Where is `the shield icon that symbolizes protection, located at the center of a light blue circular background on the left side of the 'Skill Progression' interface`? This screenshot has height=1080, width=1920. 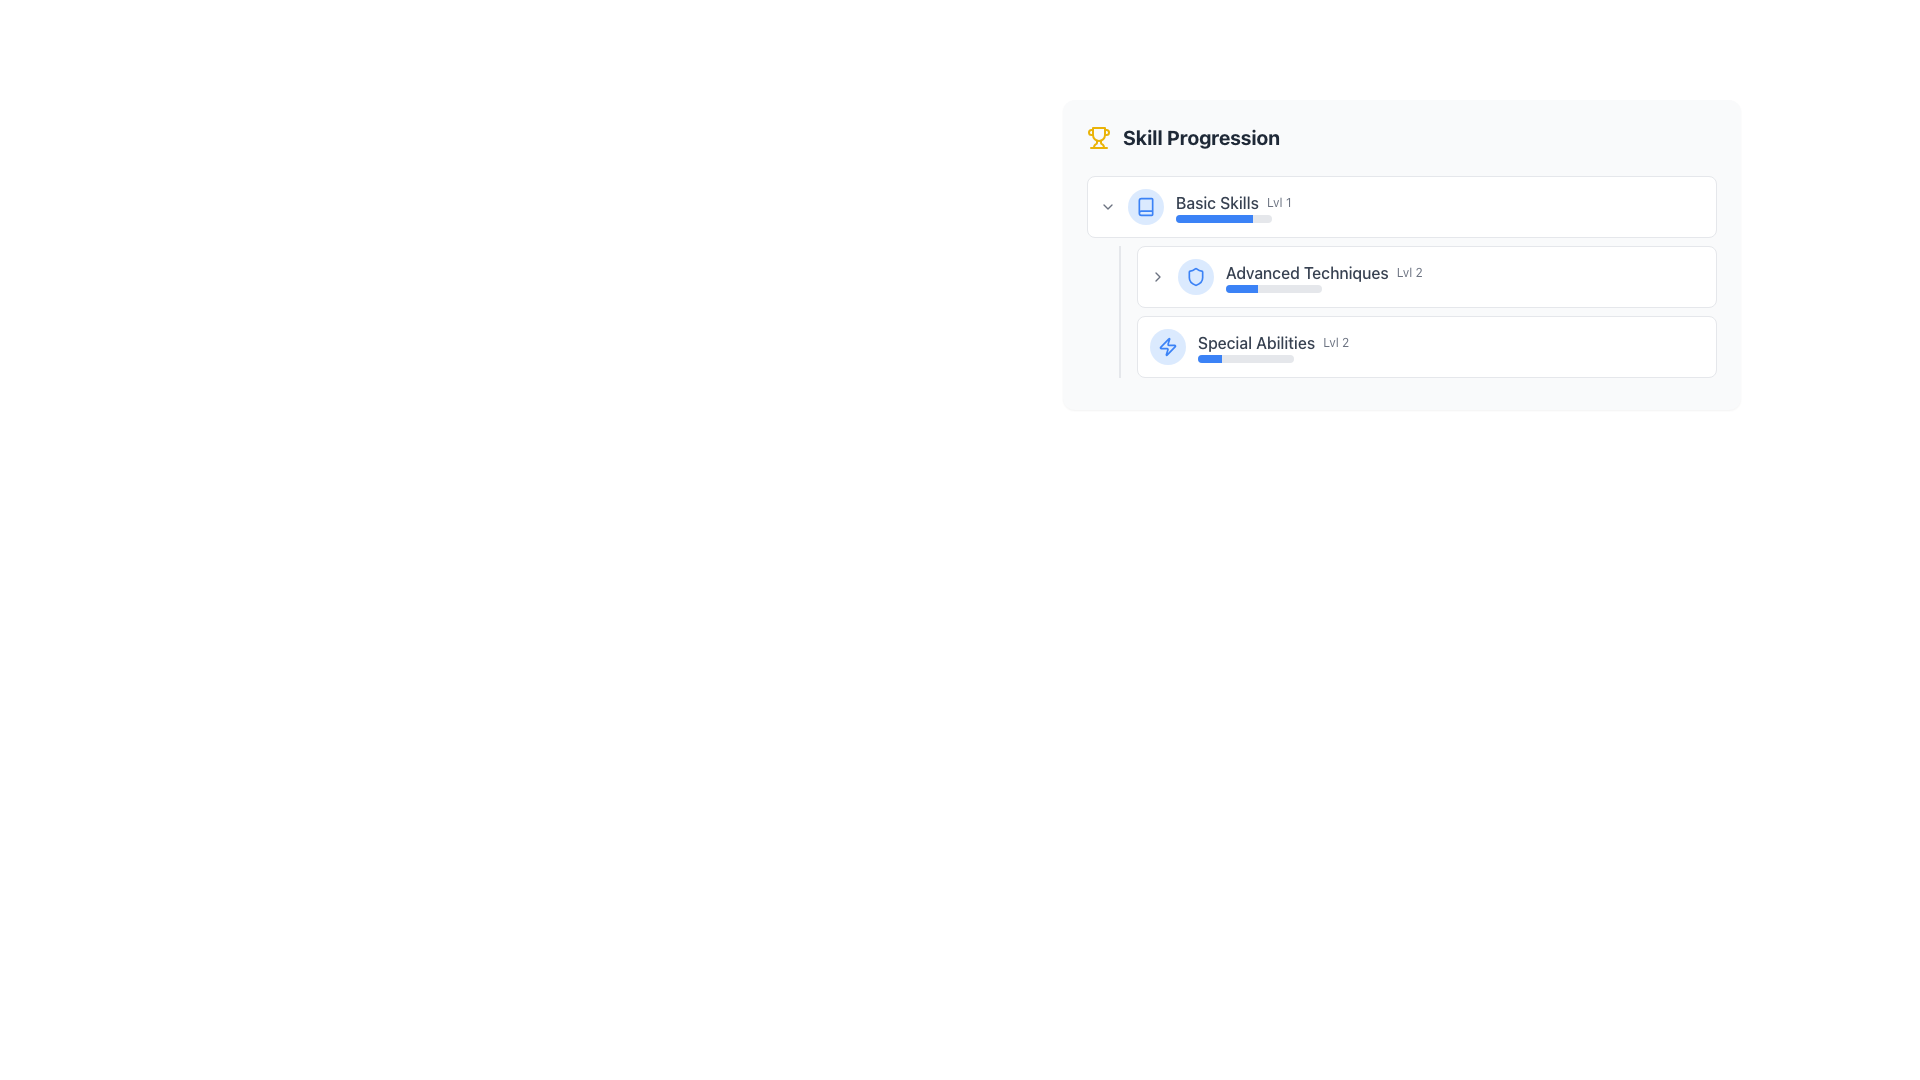
the shield icon that symbolizes protection, located at the center of a light blue circular background on the left side of the 'Skill Progression' interface is located at coordinates (1195, 277).